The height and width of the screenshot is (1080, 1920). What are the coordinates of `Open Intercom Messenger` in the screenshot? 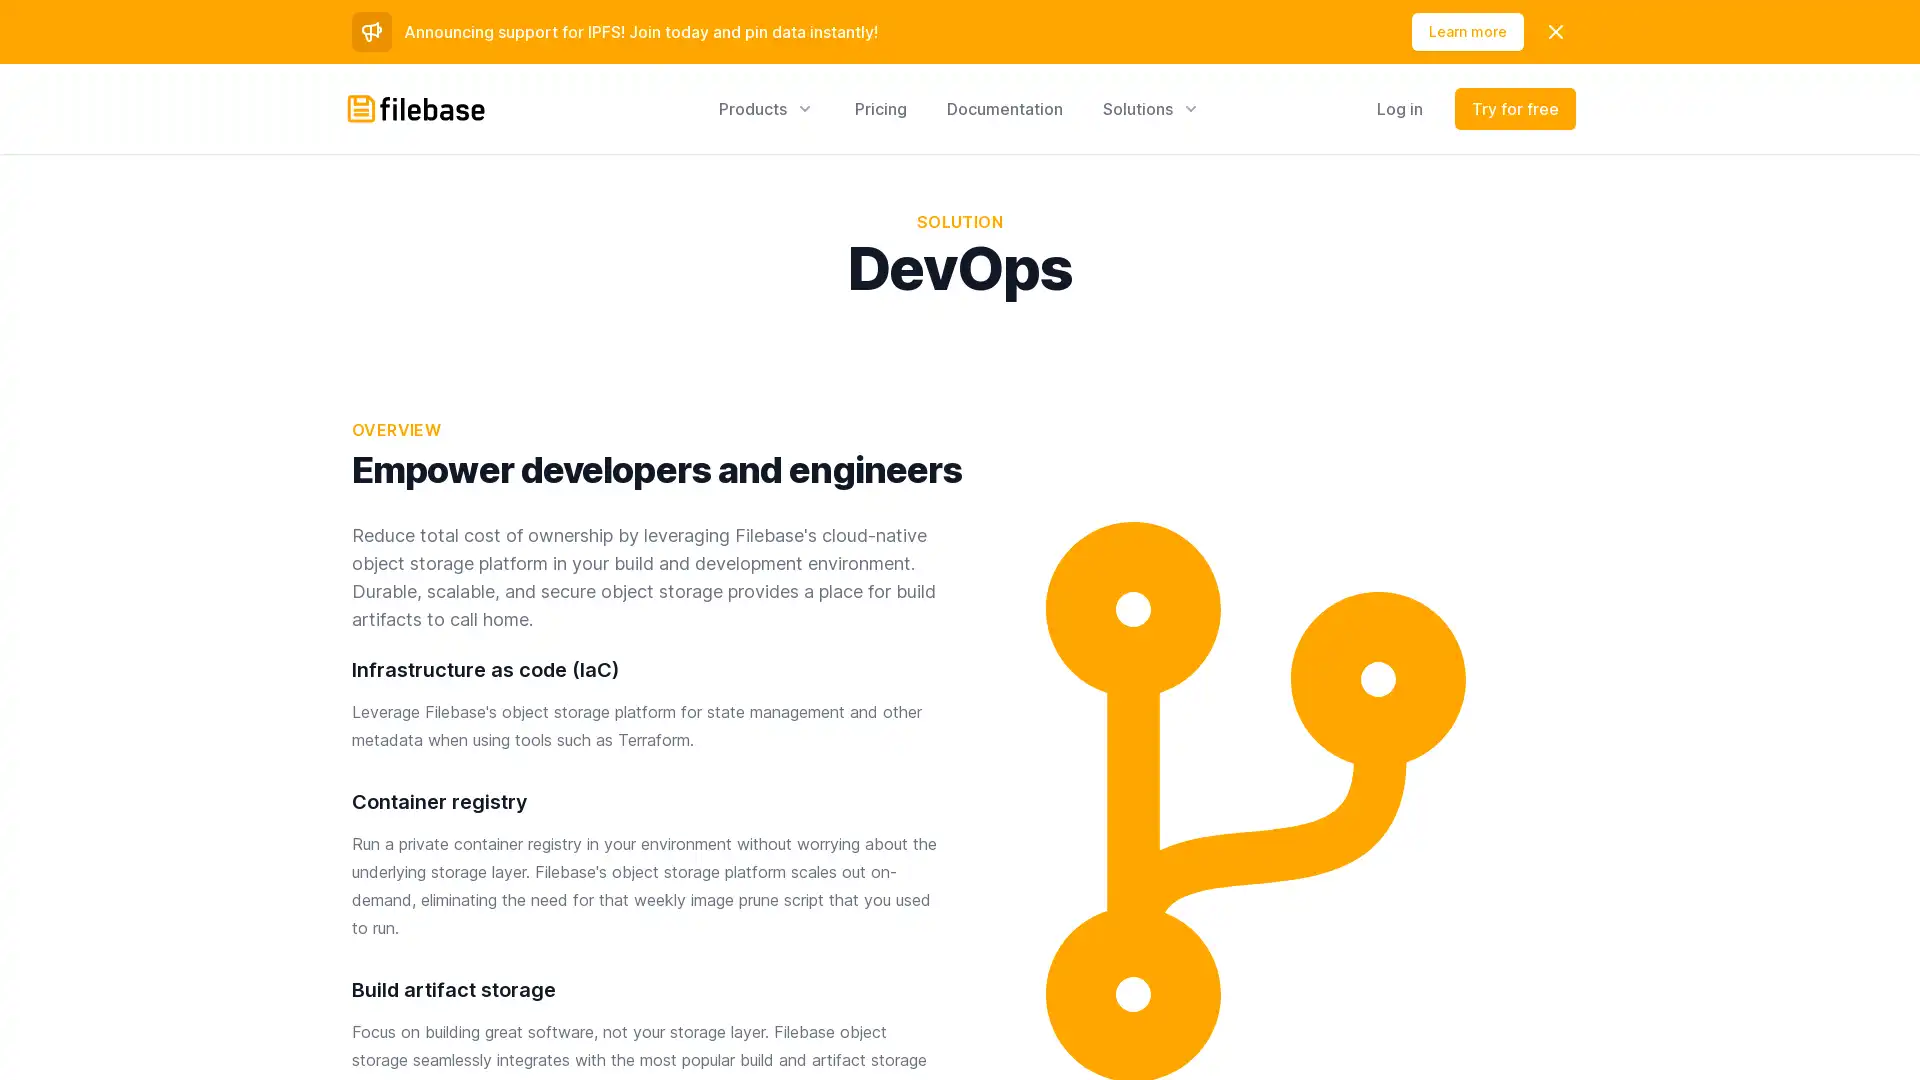 It's located at (1869, 1029).